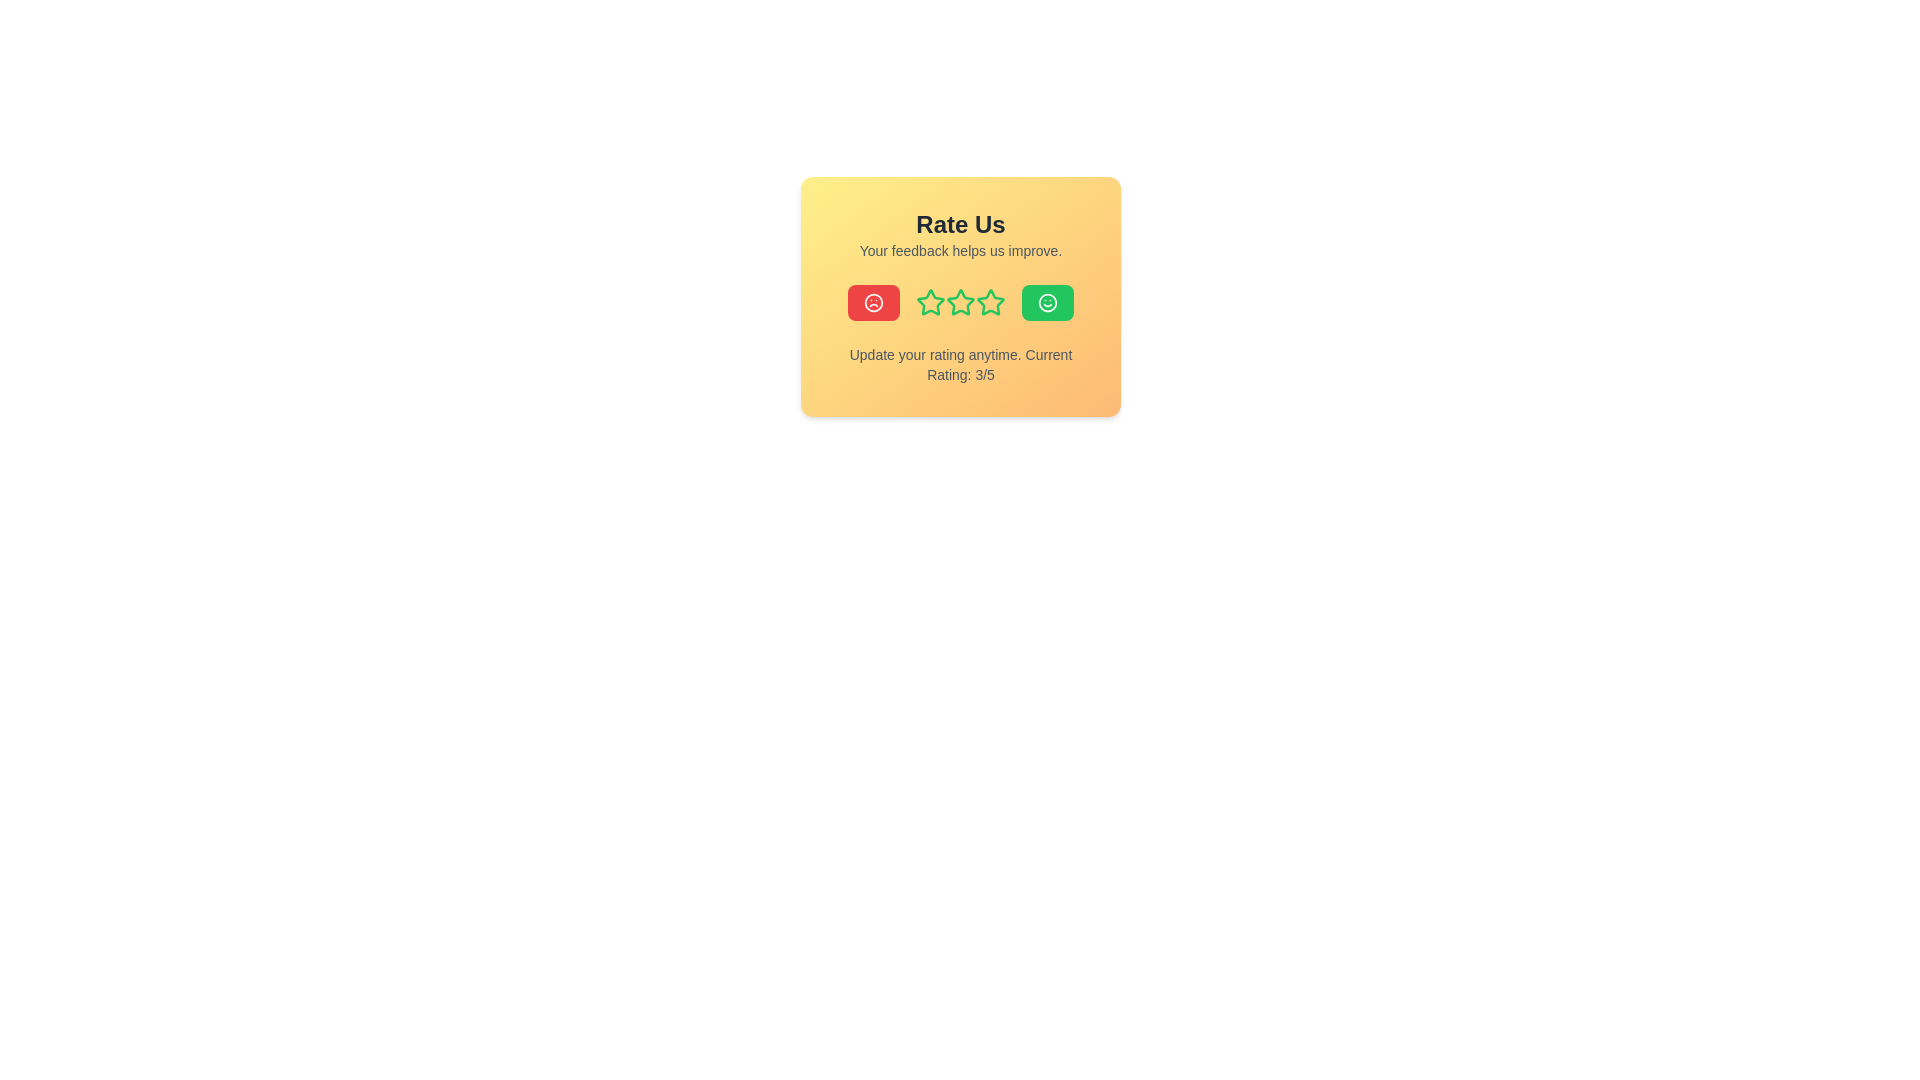 This screenshot has width=1920, height=1080. I want to click on the text reading 'Your feedback helps us improve.' positioned below the heading 'Rate Us' to focus on it, so click(960, 249).